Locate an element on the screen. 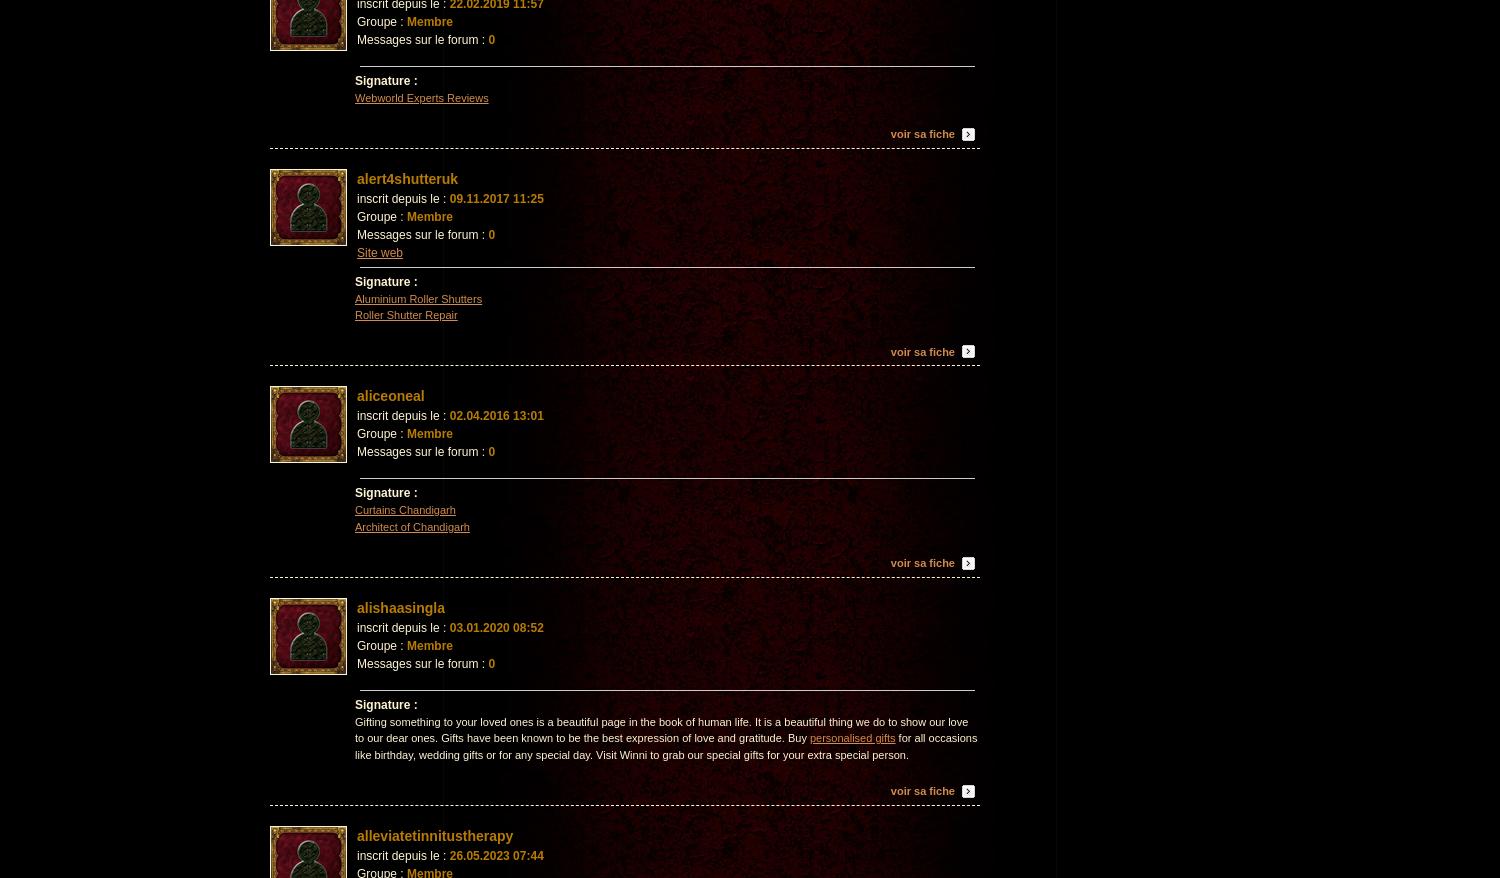 The image size is (1500, 878). 'Aluminium Roller Shutters' is located at coordinates (418, 296).